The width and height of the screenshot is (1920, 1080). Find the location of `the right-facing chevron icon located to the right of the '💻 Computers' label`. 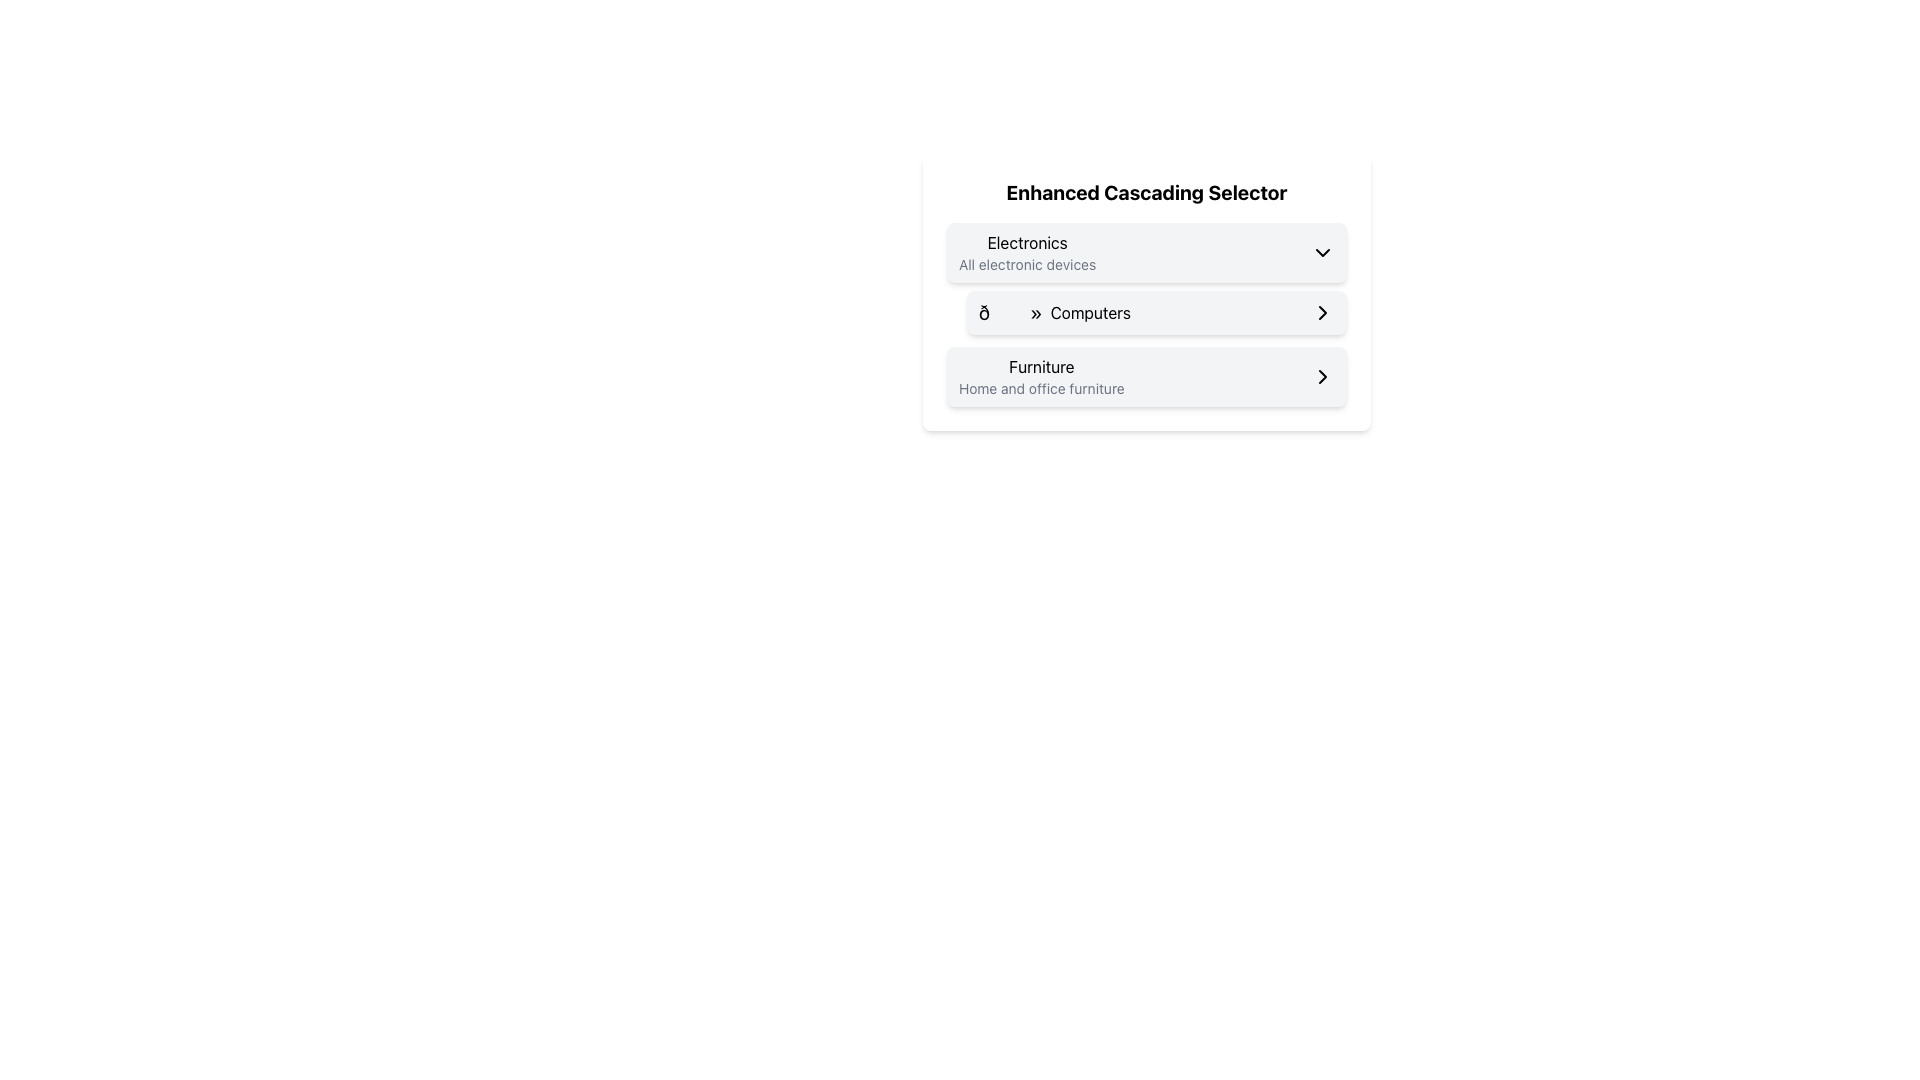

the right-facing chevron icon located to the right of the '💻 Computers' label is located at coordinates (1323, 312).